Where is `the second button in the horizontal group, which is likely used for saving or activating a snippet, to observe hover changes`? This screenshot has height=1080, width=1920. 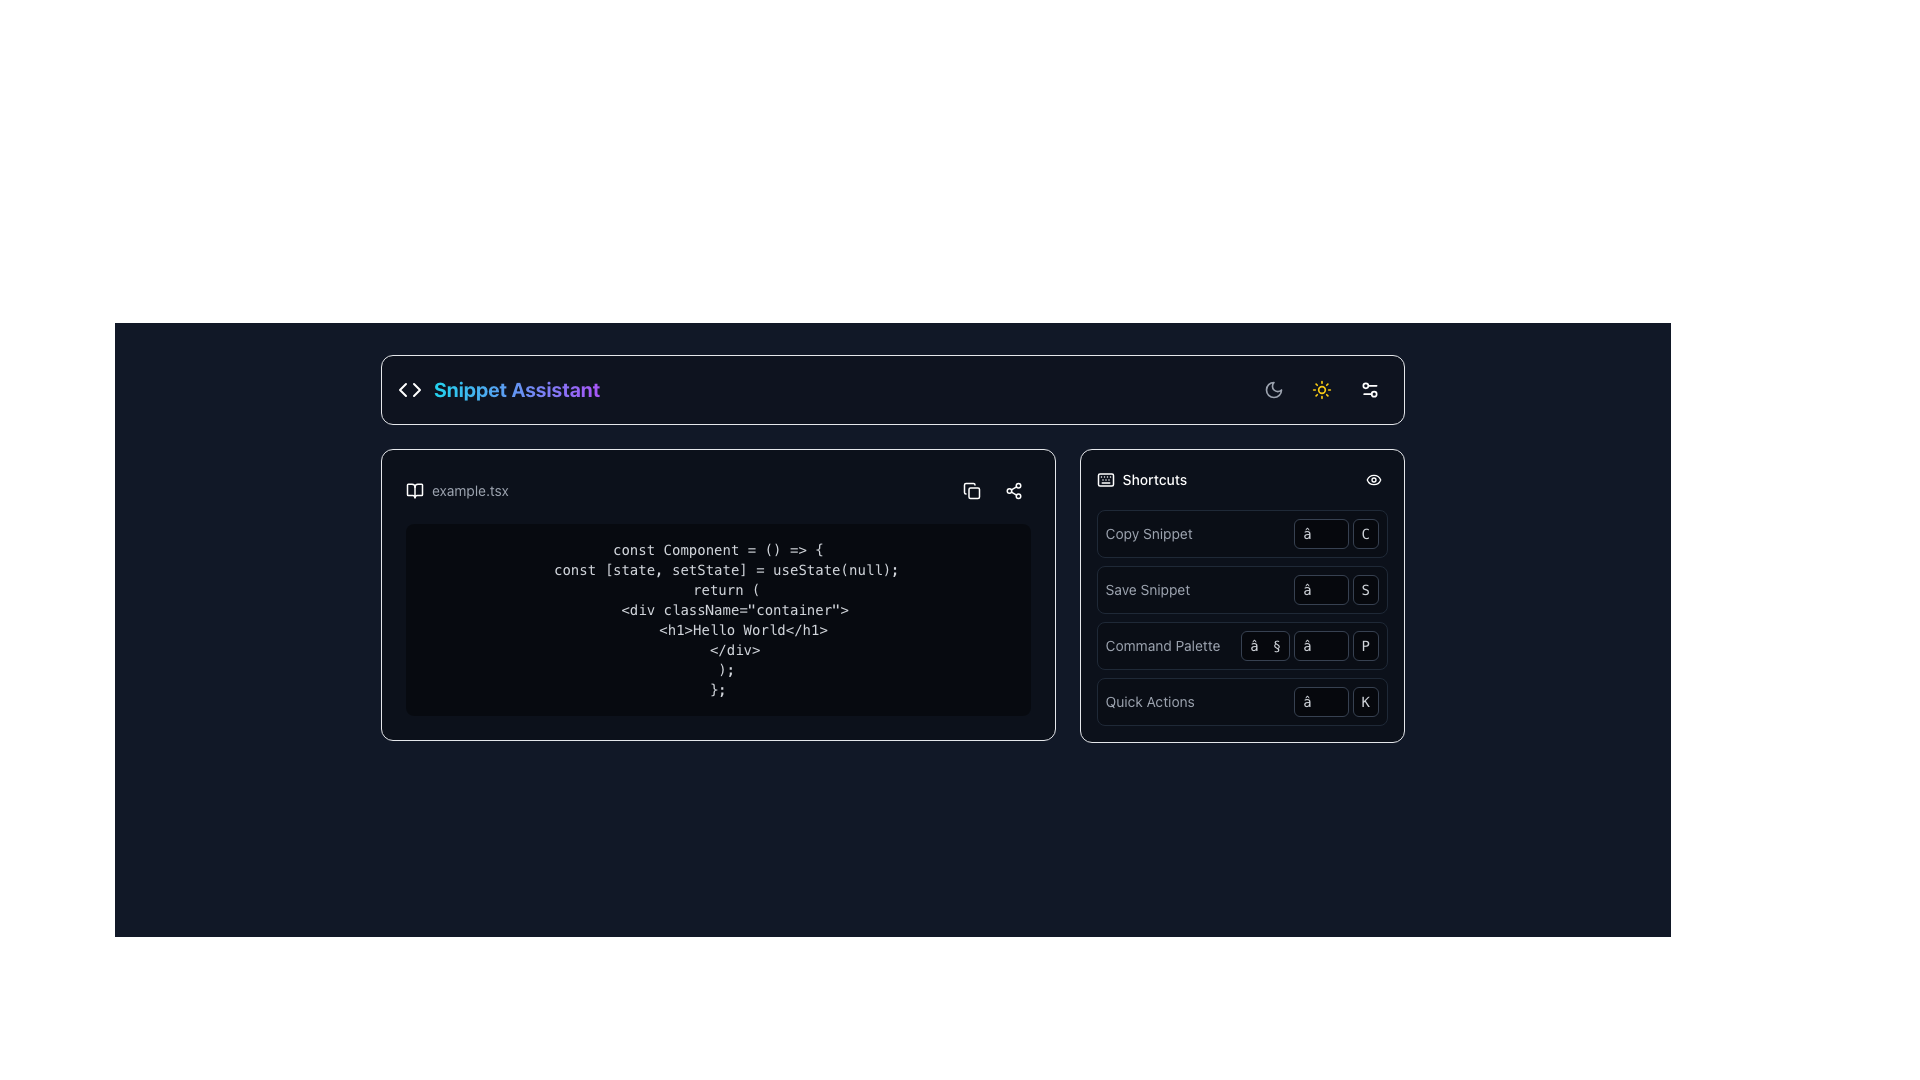 the second button in the horizontal group, which is likely used for saving or activating a snippet, to observe hover changes is located at coordinates (1364, 589).